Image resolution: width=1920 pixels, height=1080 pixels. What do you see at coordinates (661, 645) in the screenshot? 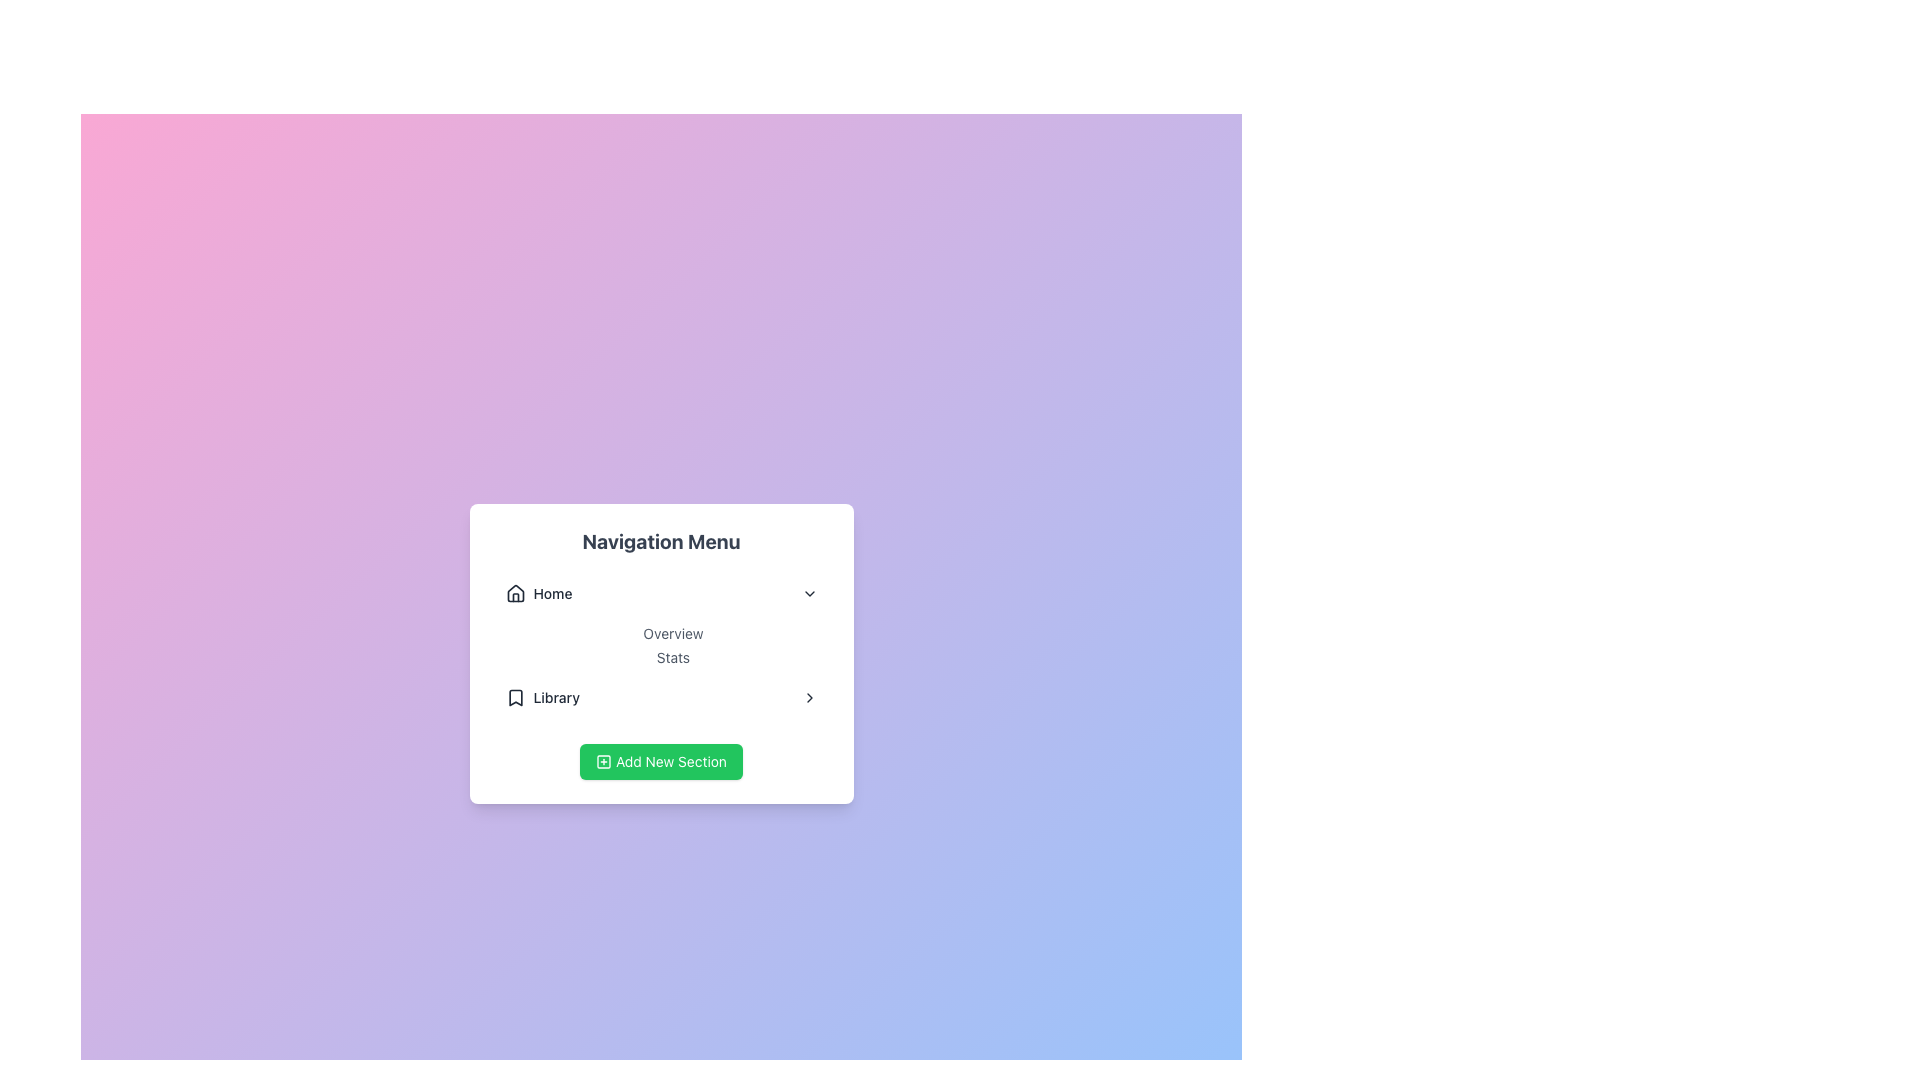
I see `the 'Overview' text link in the grouped text link component located in the navigation menu, which is styled in a small, gray font and positioned above the 'Library' section` at bounding box center [661, 645].